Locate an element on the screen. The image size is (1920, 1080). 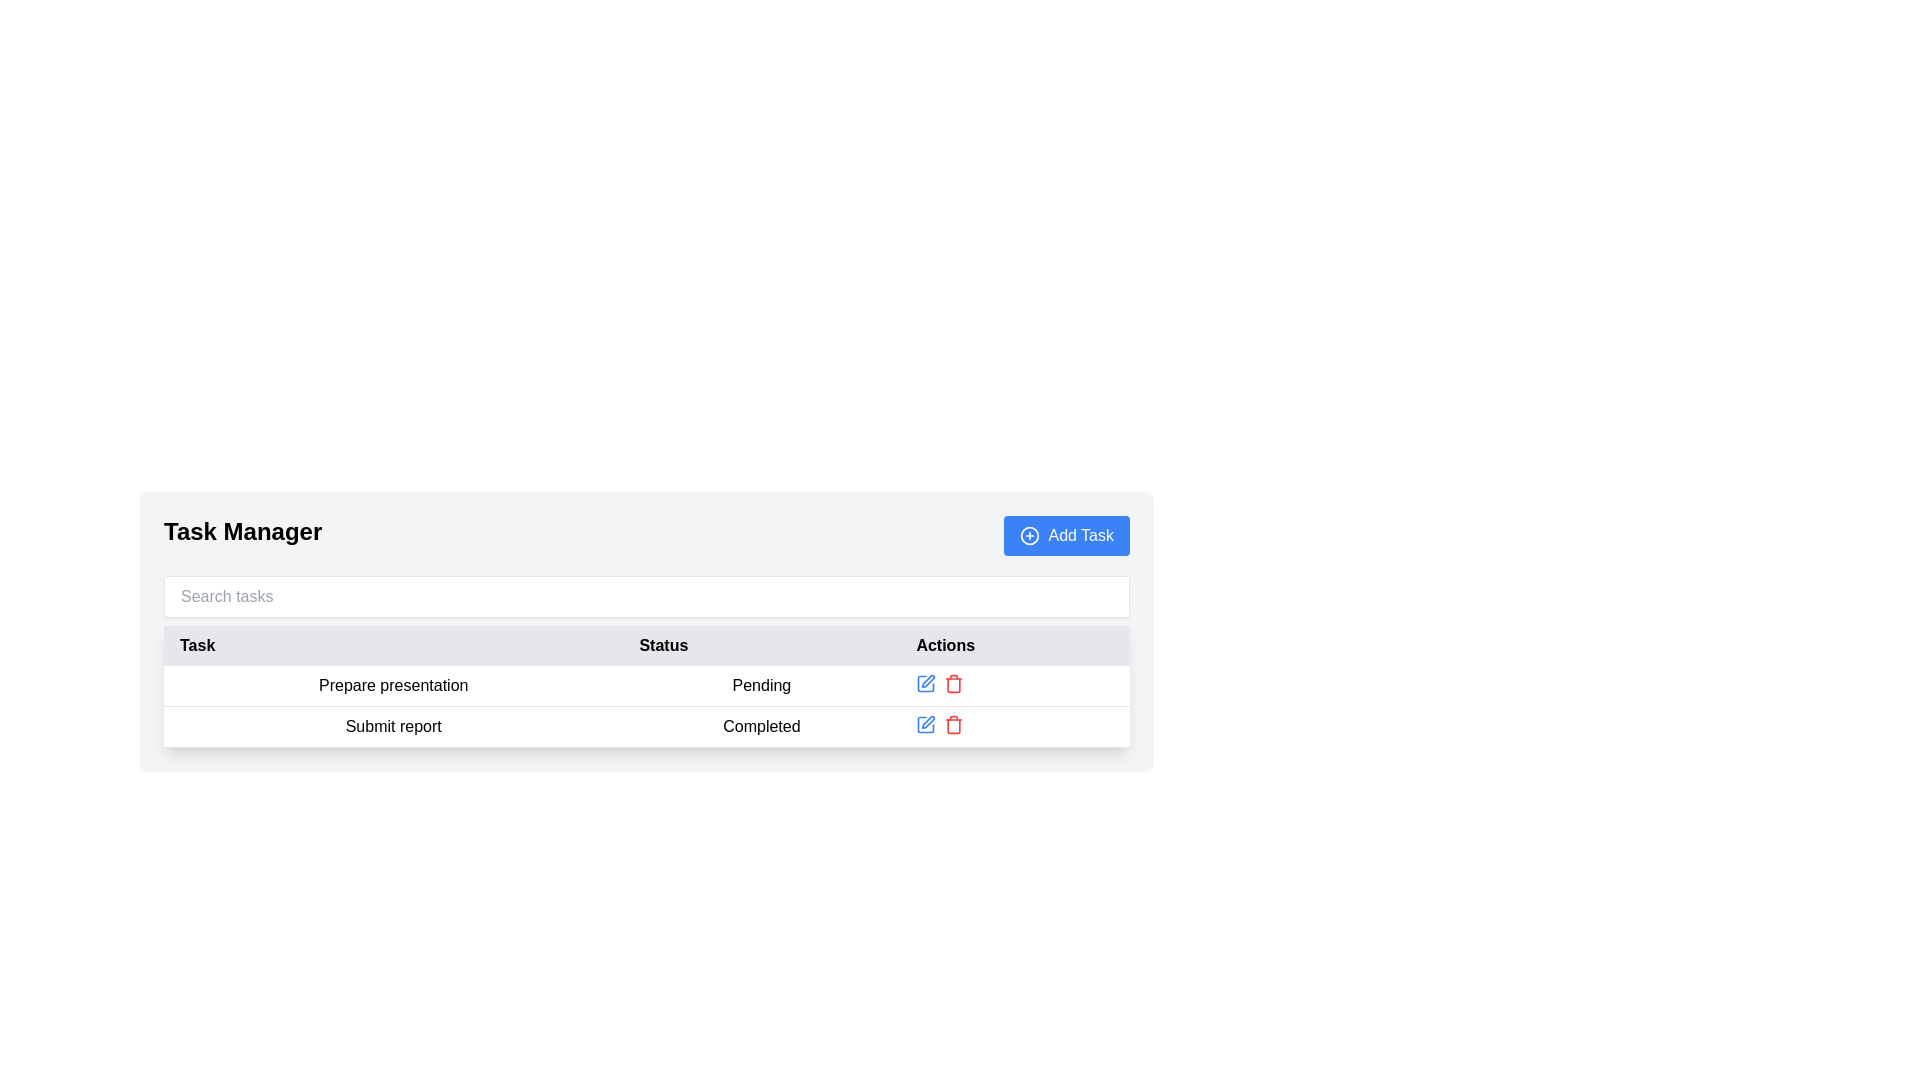
the 'Add Task' button located in the header section of the 'Task Manager' interface to observe potential hover effects is located at coordinates (1066, 535).